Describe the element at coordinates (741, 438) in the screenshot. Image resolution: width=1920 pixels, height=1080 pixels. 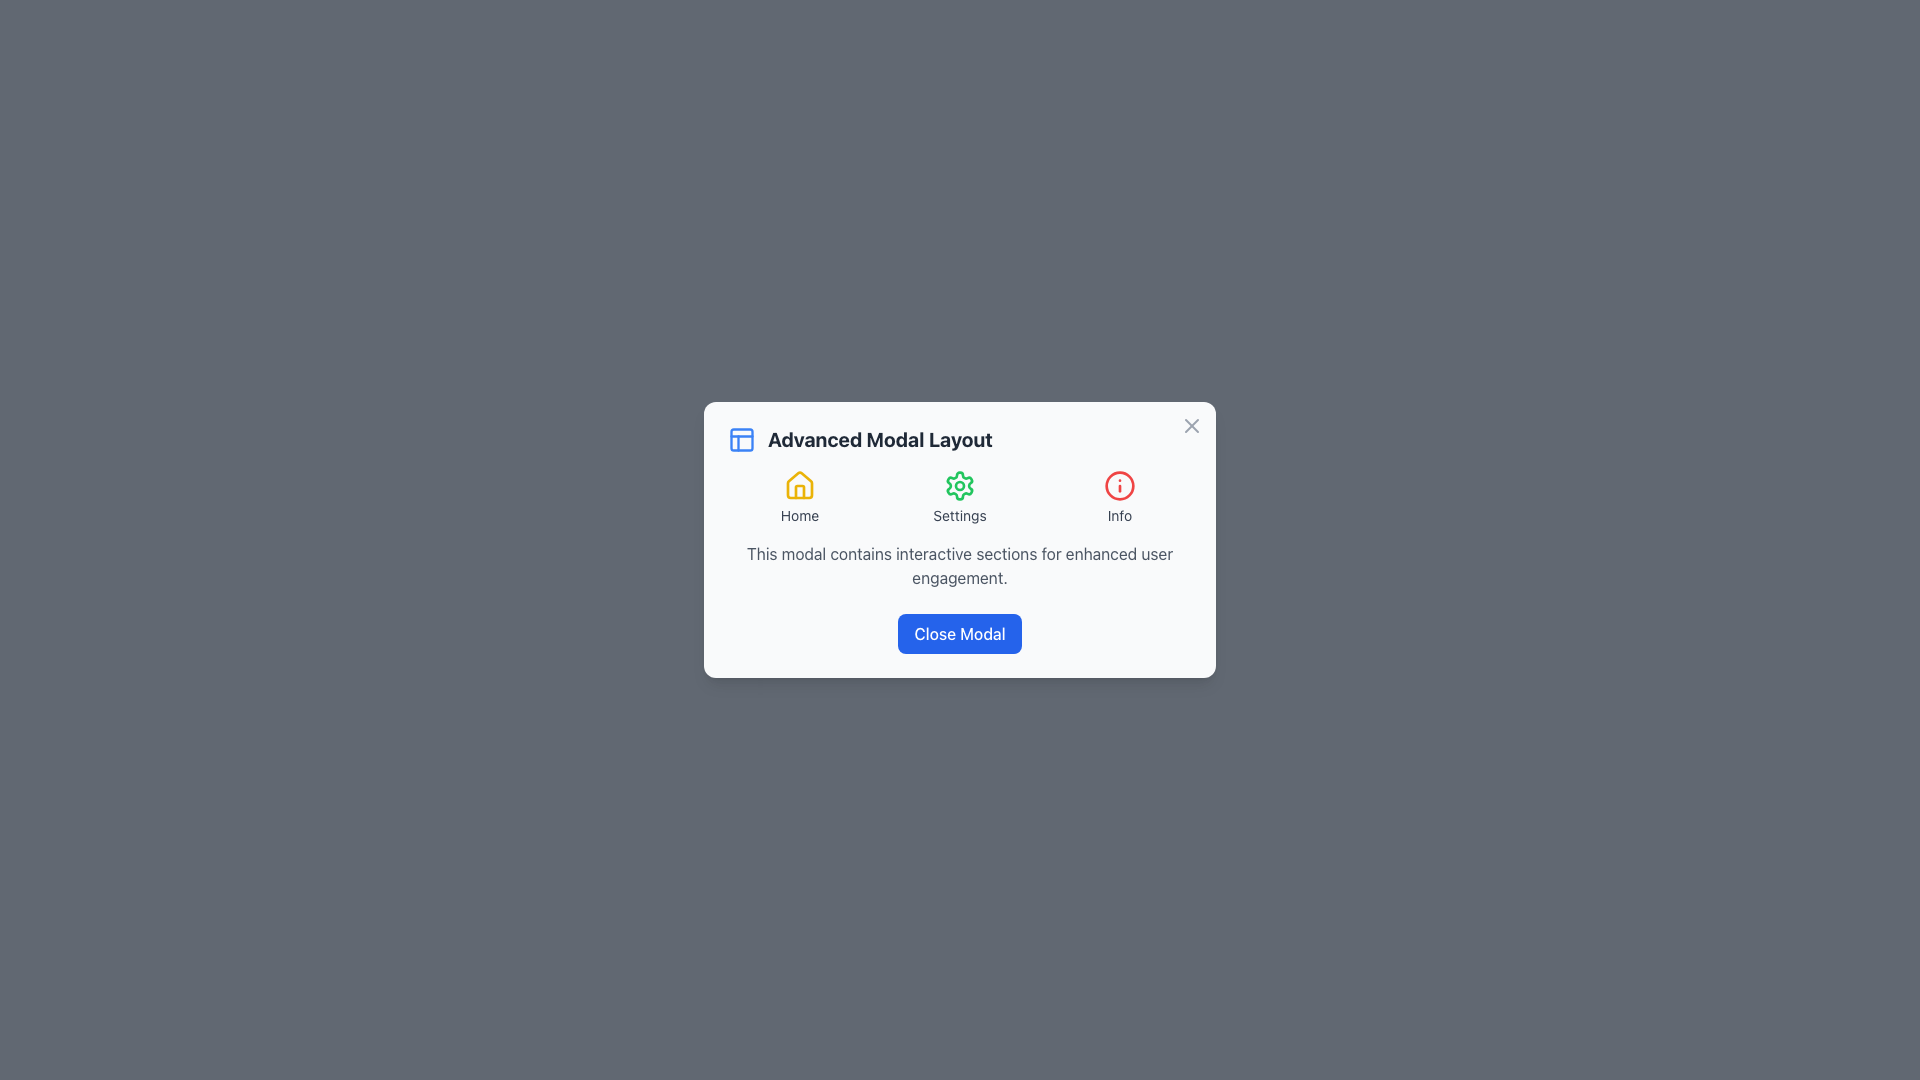
I see `the first subcomponent of the grouped icon representation located near the top-left corner of the modal, preceding the label 'Advanced Modal Layout.'` at that location.